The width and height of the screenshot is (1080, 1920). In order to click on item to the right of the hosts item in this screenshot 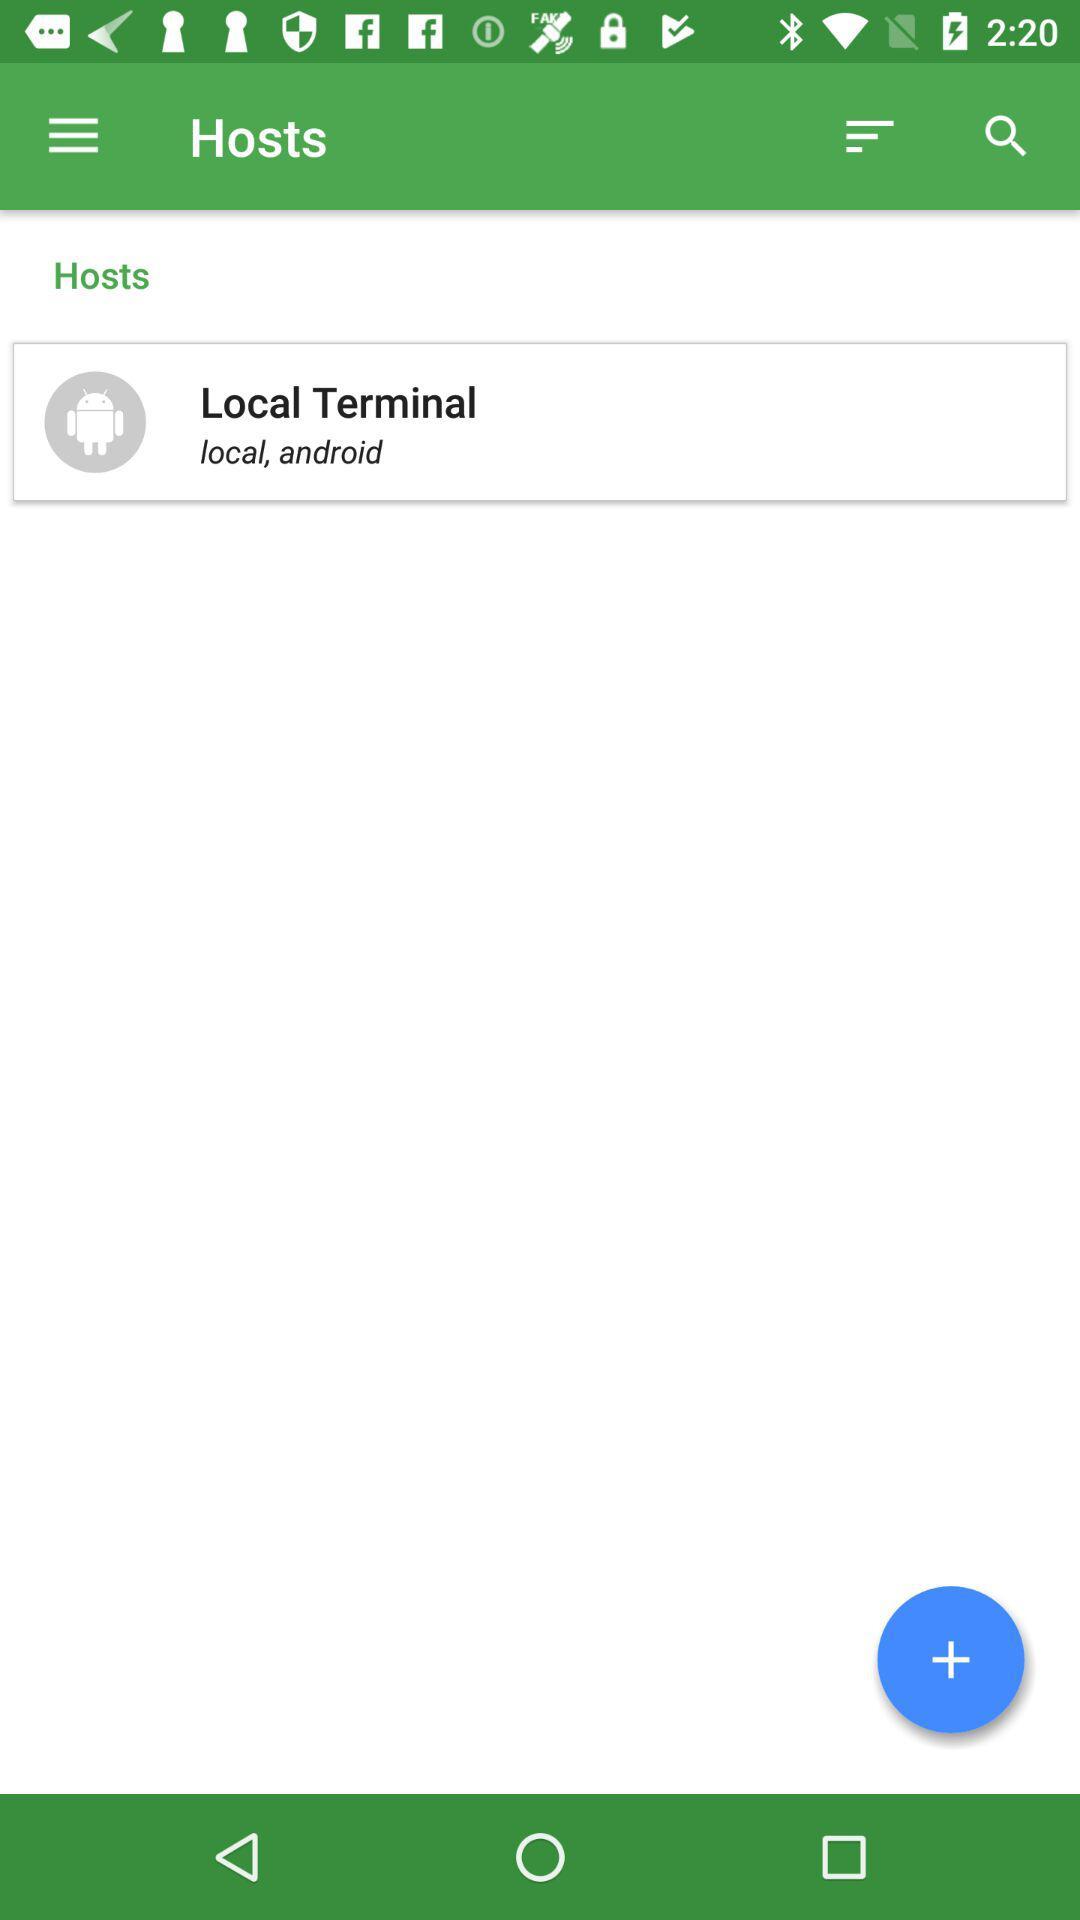, I will do `click(869, 135)`.